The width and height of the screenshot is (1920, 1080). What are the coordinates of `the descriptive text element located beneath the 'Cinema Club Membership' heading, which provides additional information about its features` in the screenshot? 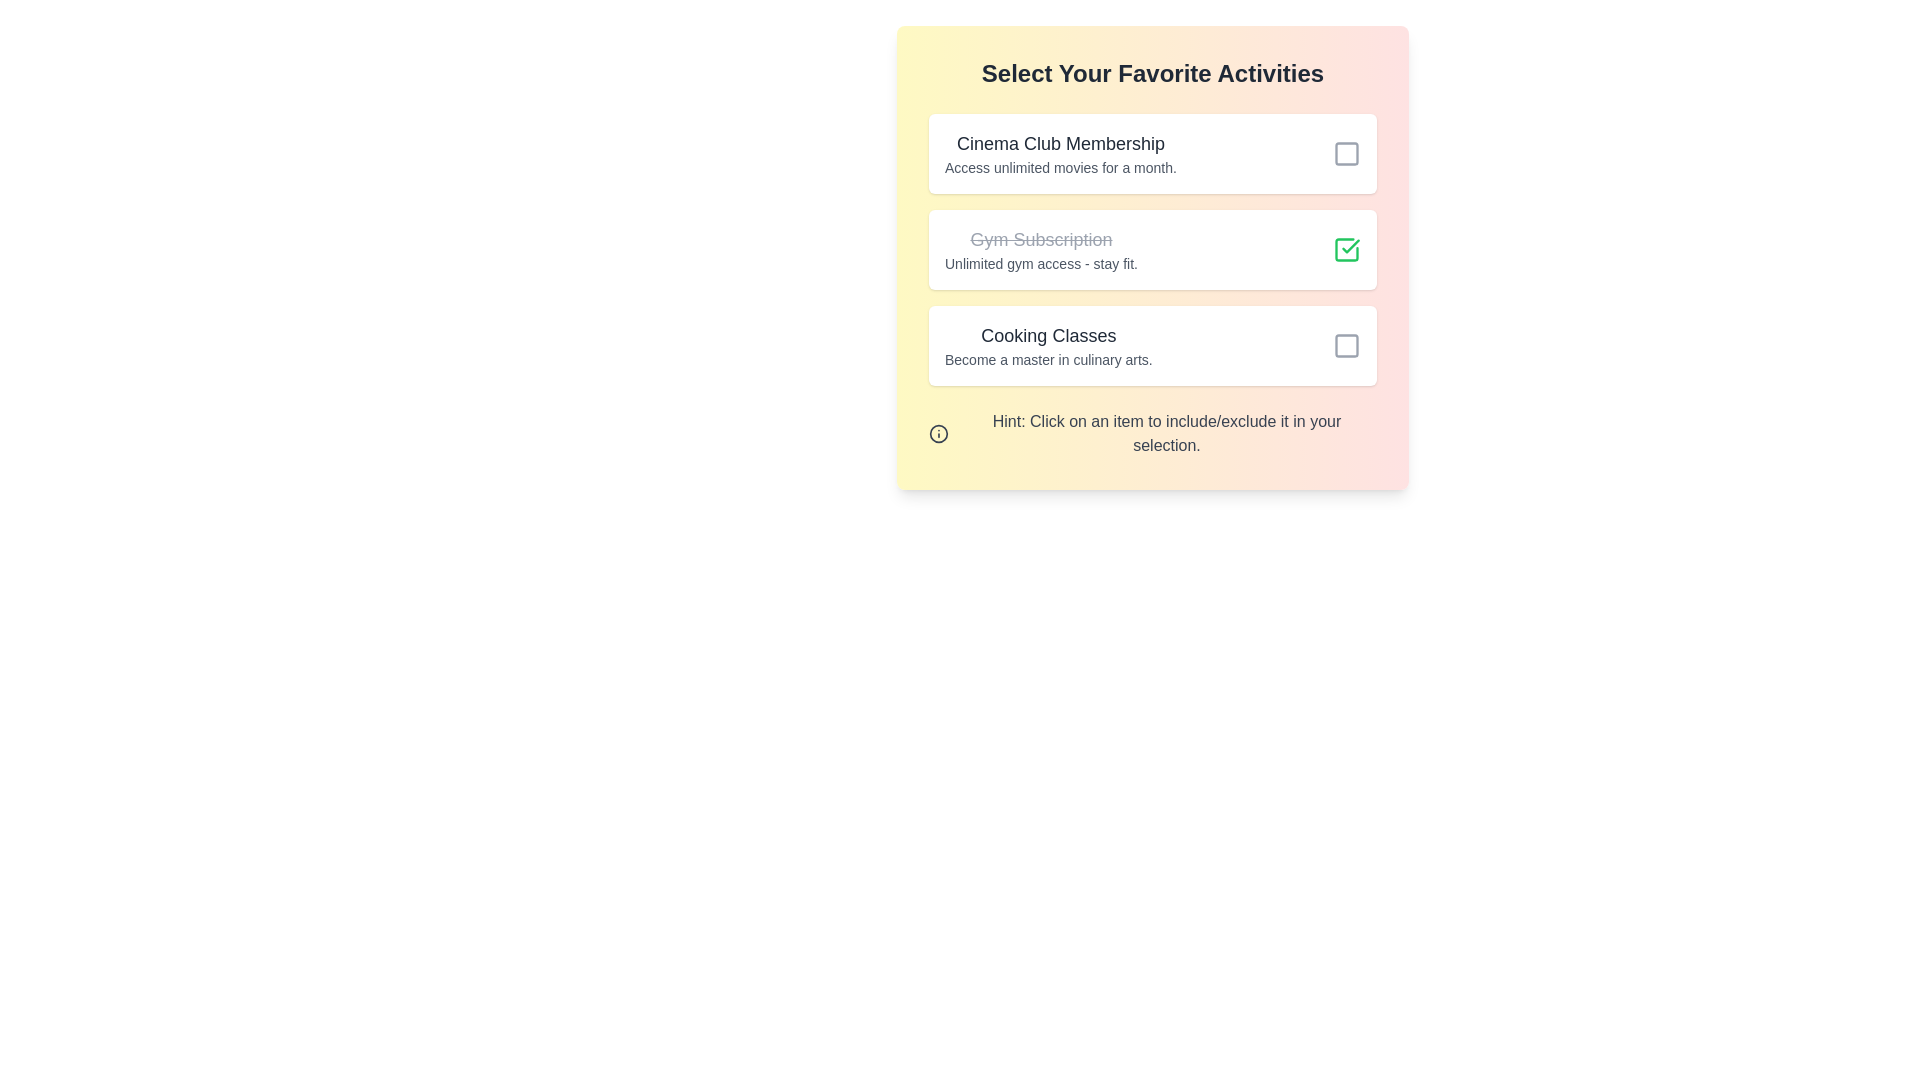 It's located at (1059, 167).